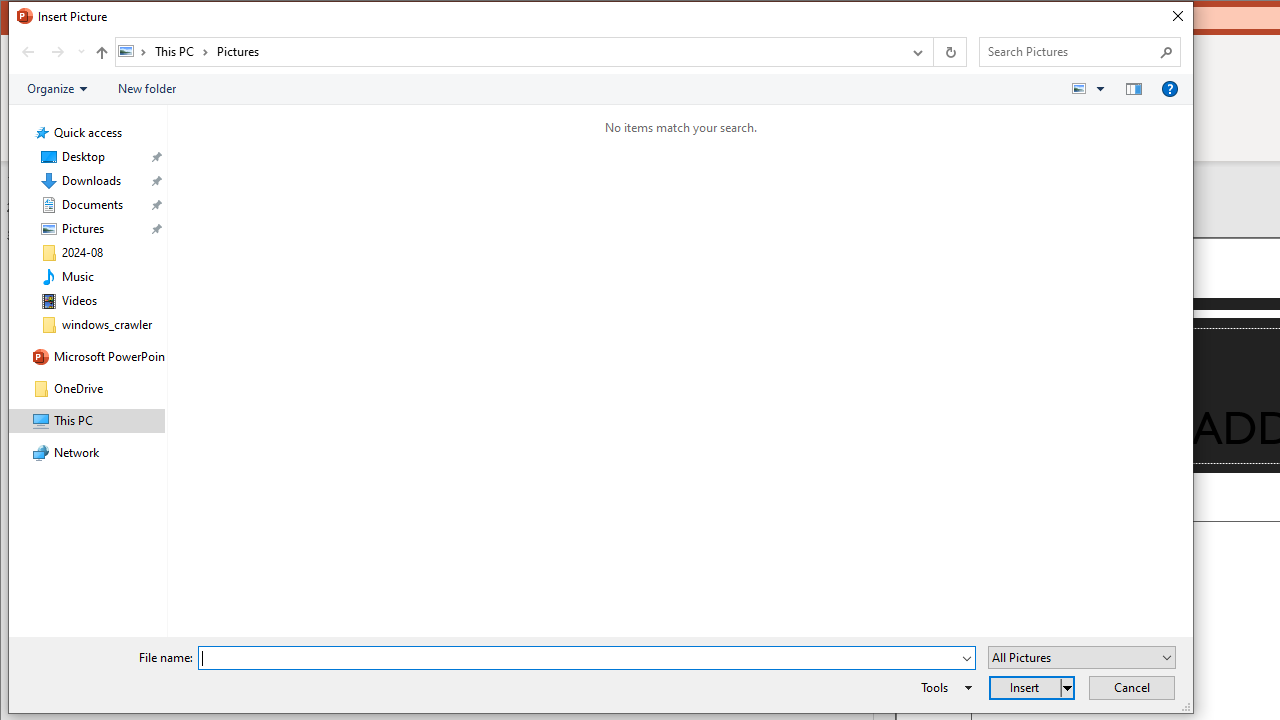  What do you see at coordinates (132, 50) in the screenshot?
I see `'All locations'` at bounding box center [132, 50].